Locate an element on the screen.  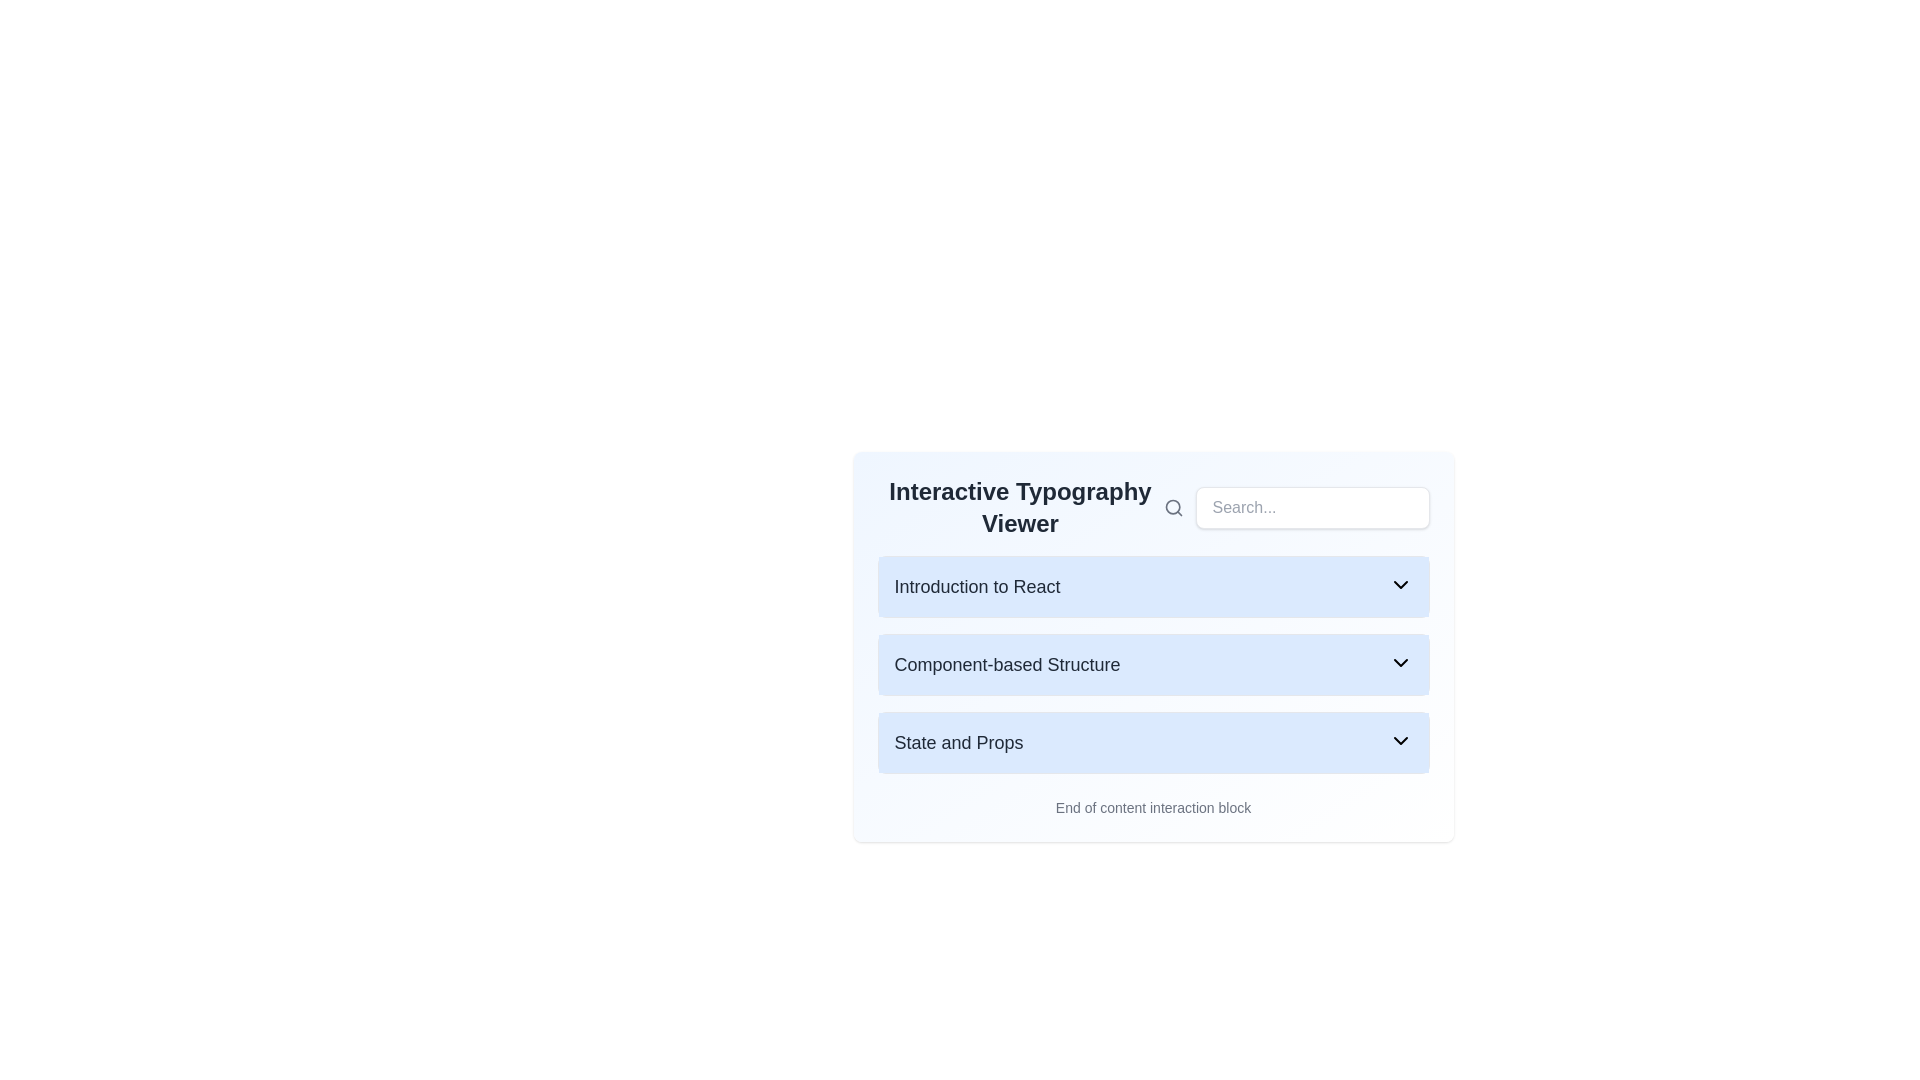
the interactive icon at the far-right end of the 'State and Props' section to potentially receive visual feedback is located at coordinates (1399, 740).